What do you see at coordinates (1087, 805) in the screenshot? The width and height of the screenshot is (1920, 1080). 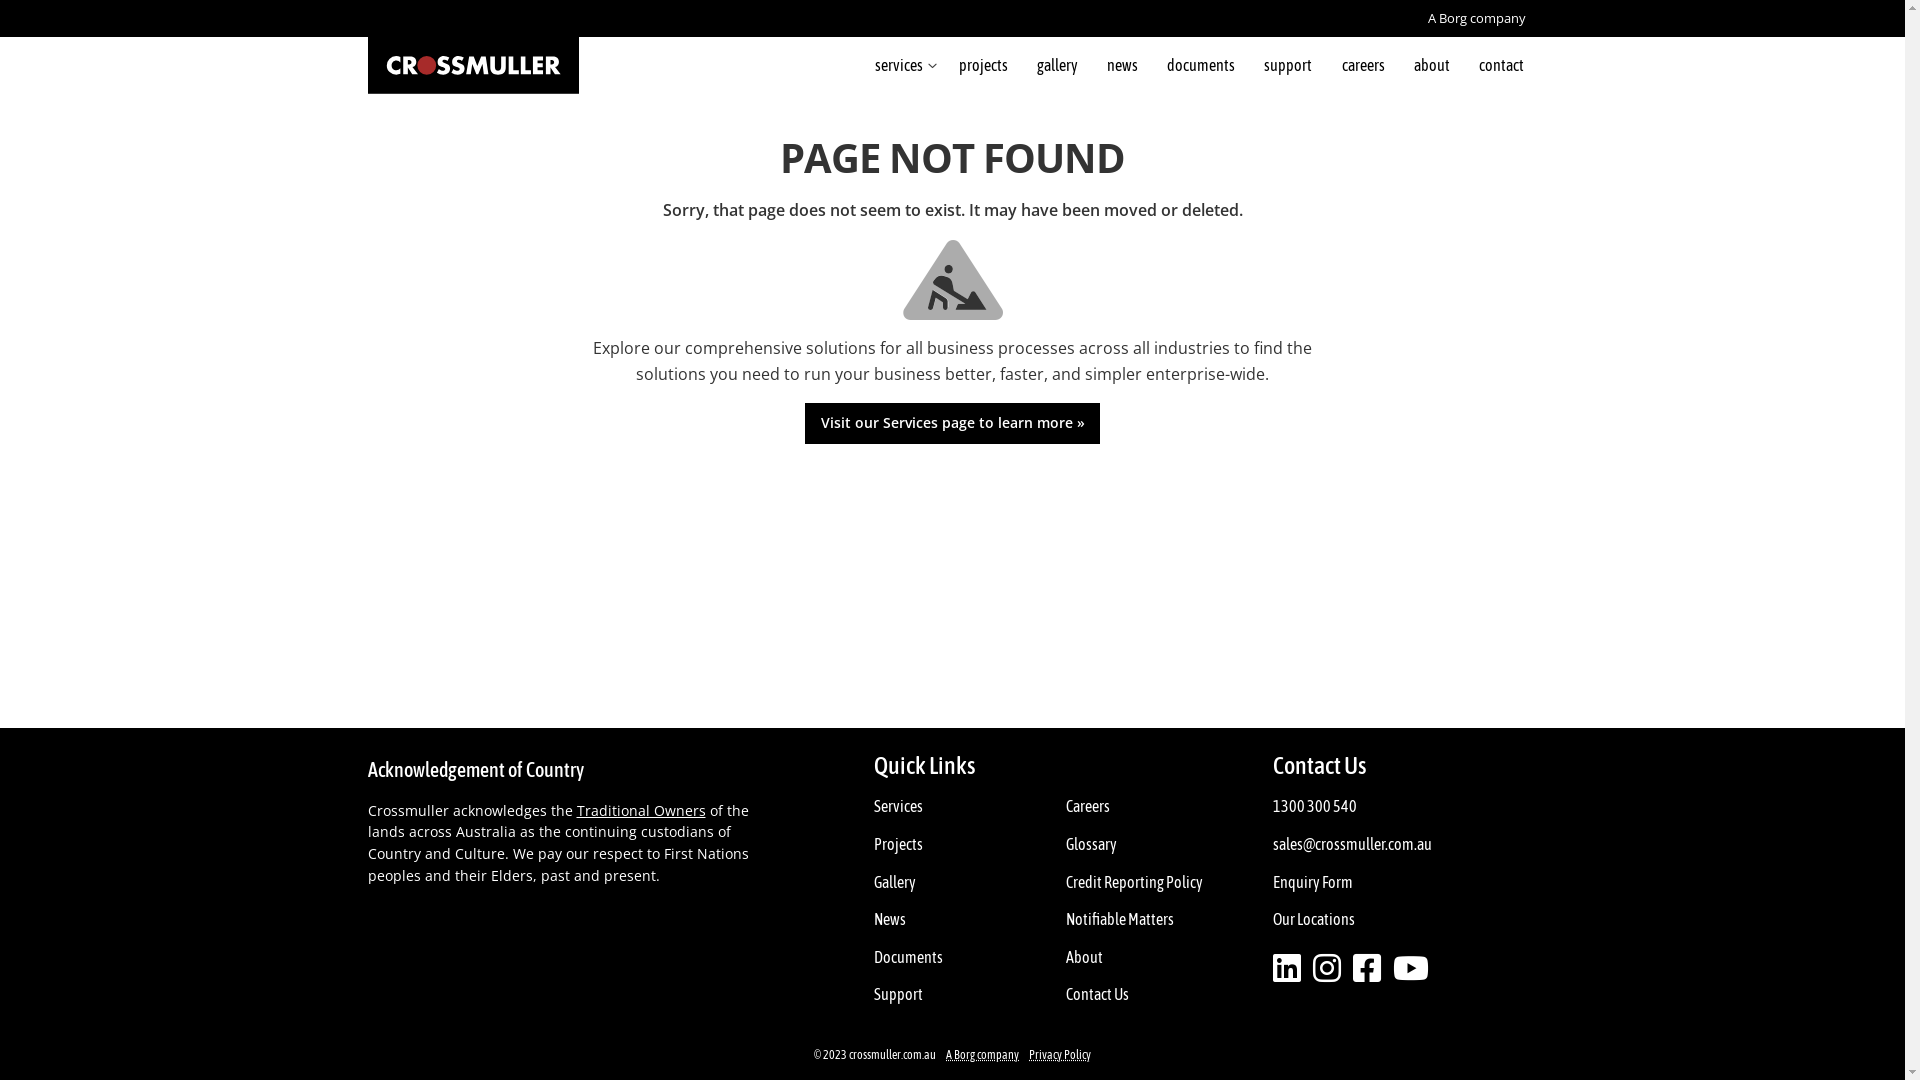 I see `'Careers'` at bounding box center [1087, 805].